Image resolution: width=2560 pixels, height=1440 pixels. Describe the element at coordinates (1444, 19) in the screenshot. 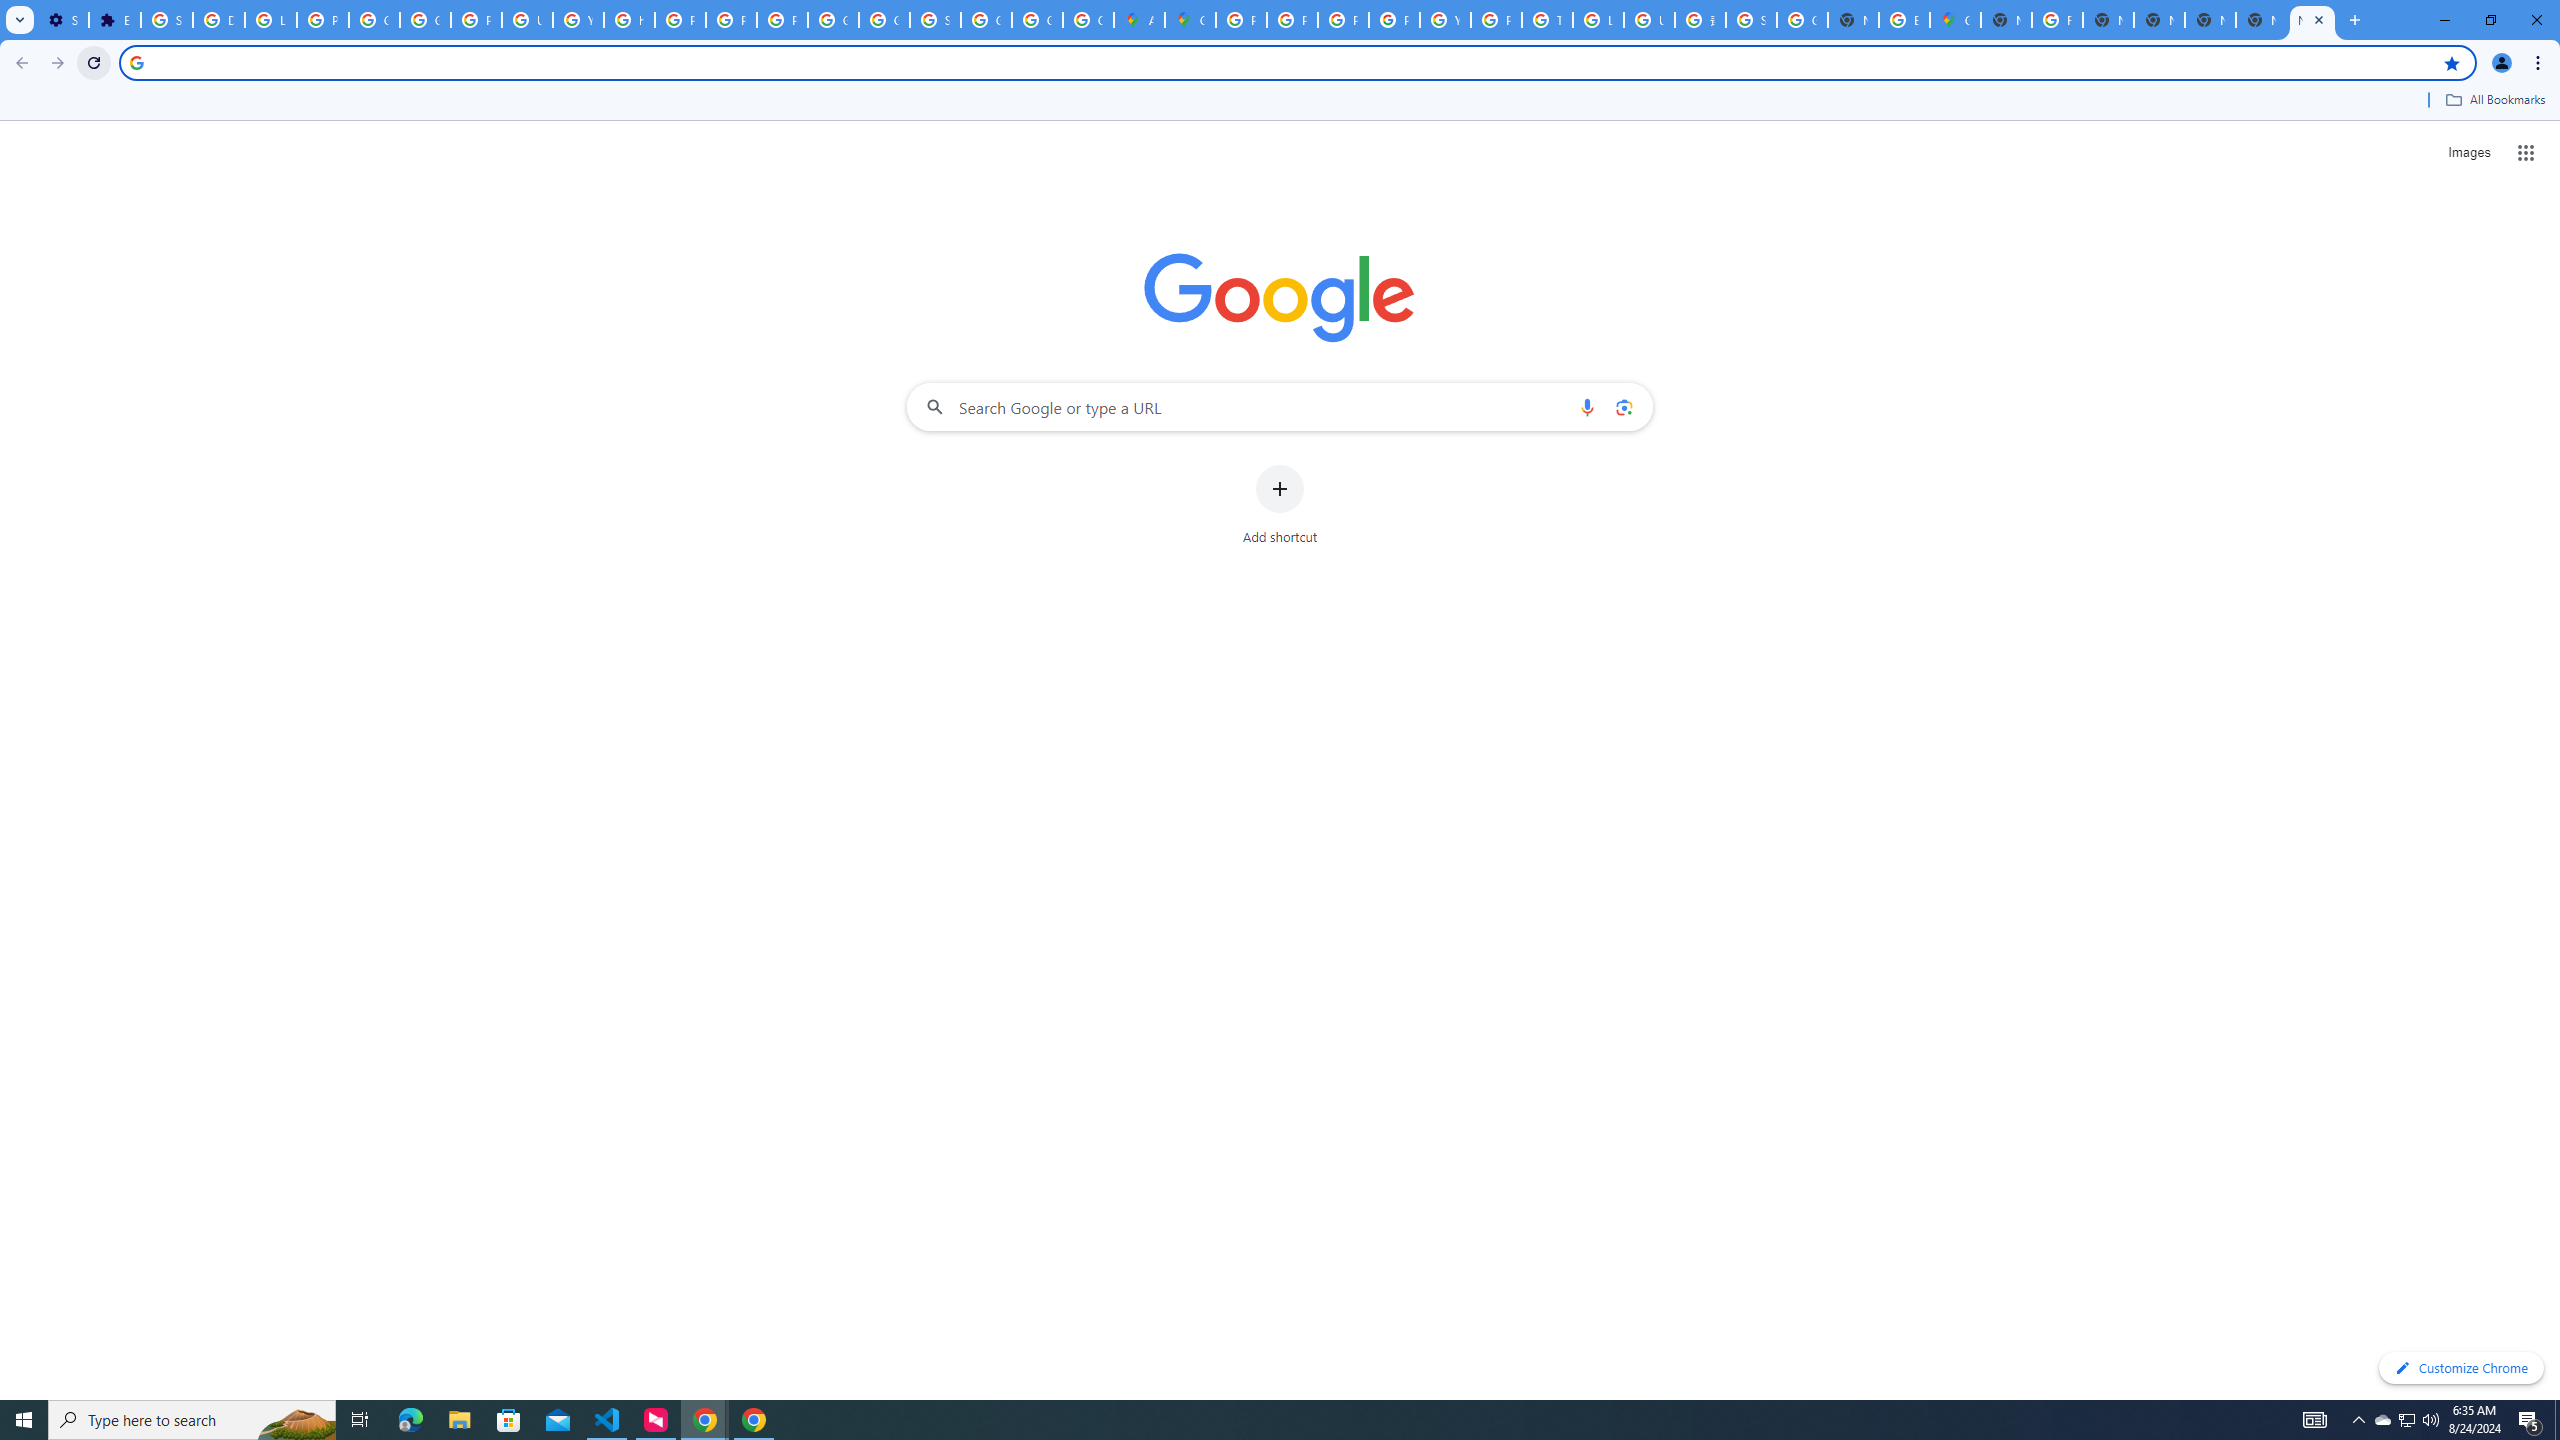

I see `'YouTube'` at that location.